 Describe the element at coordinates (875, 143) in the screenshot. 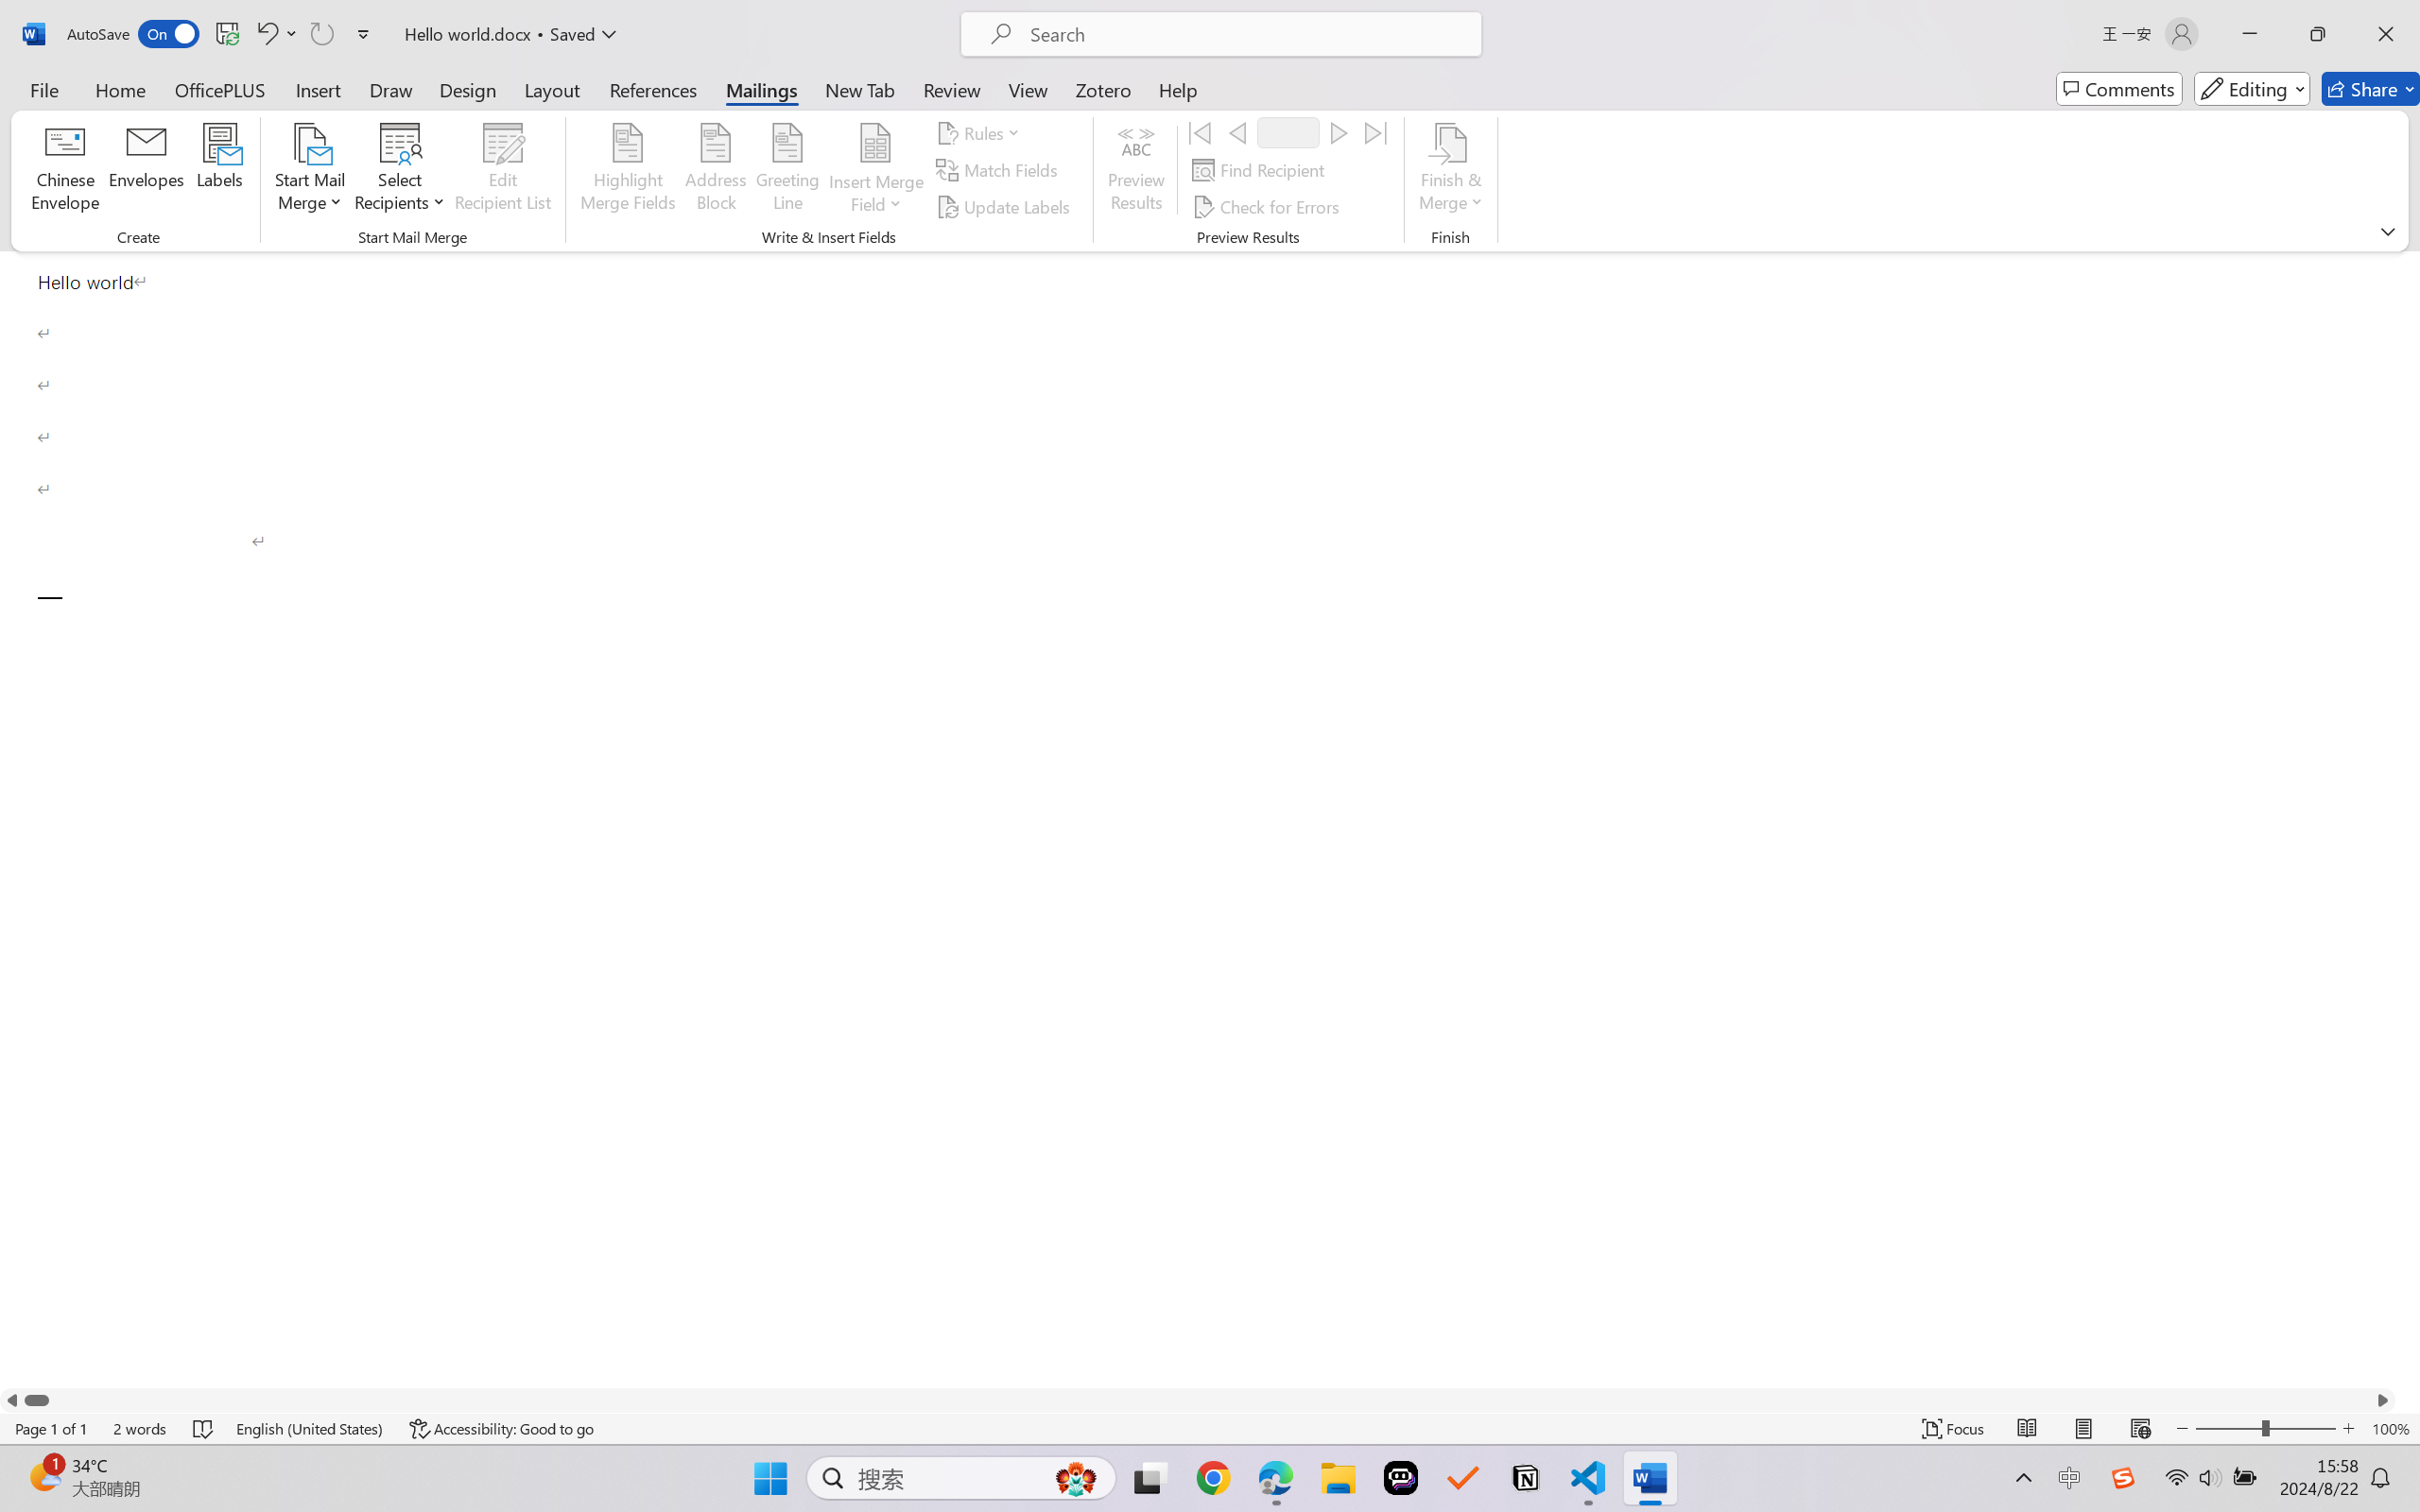

I see `'Insert Merge Field'` at that location.